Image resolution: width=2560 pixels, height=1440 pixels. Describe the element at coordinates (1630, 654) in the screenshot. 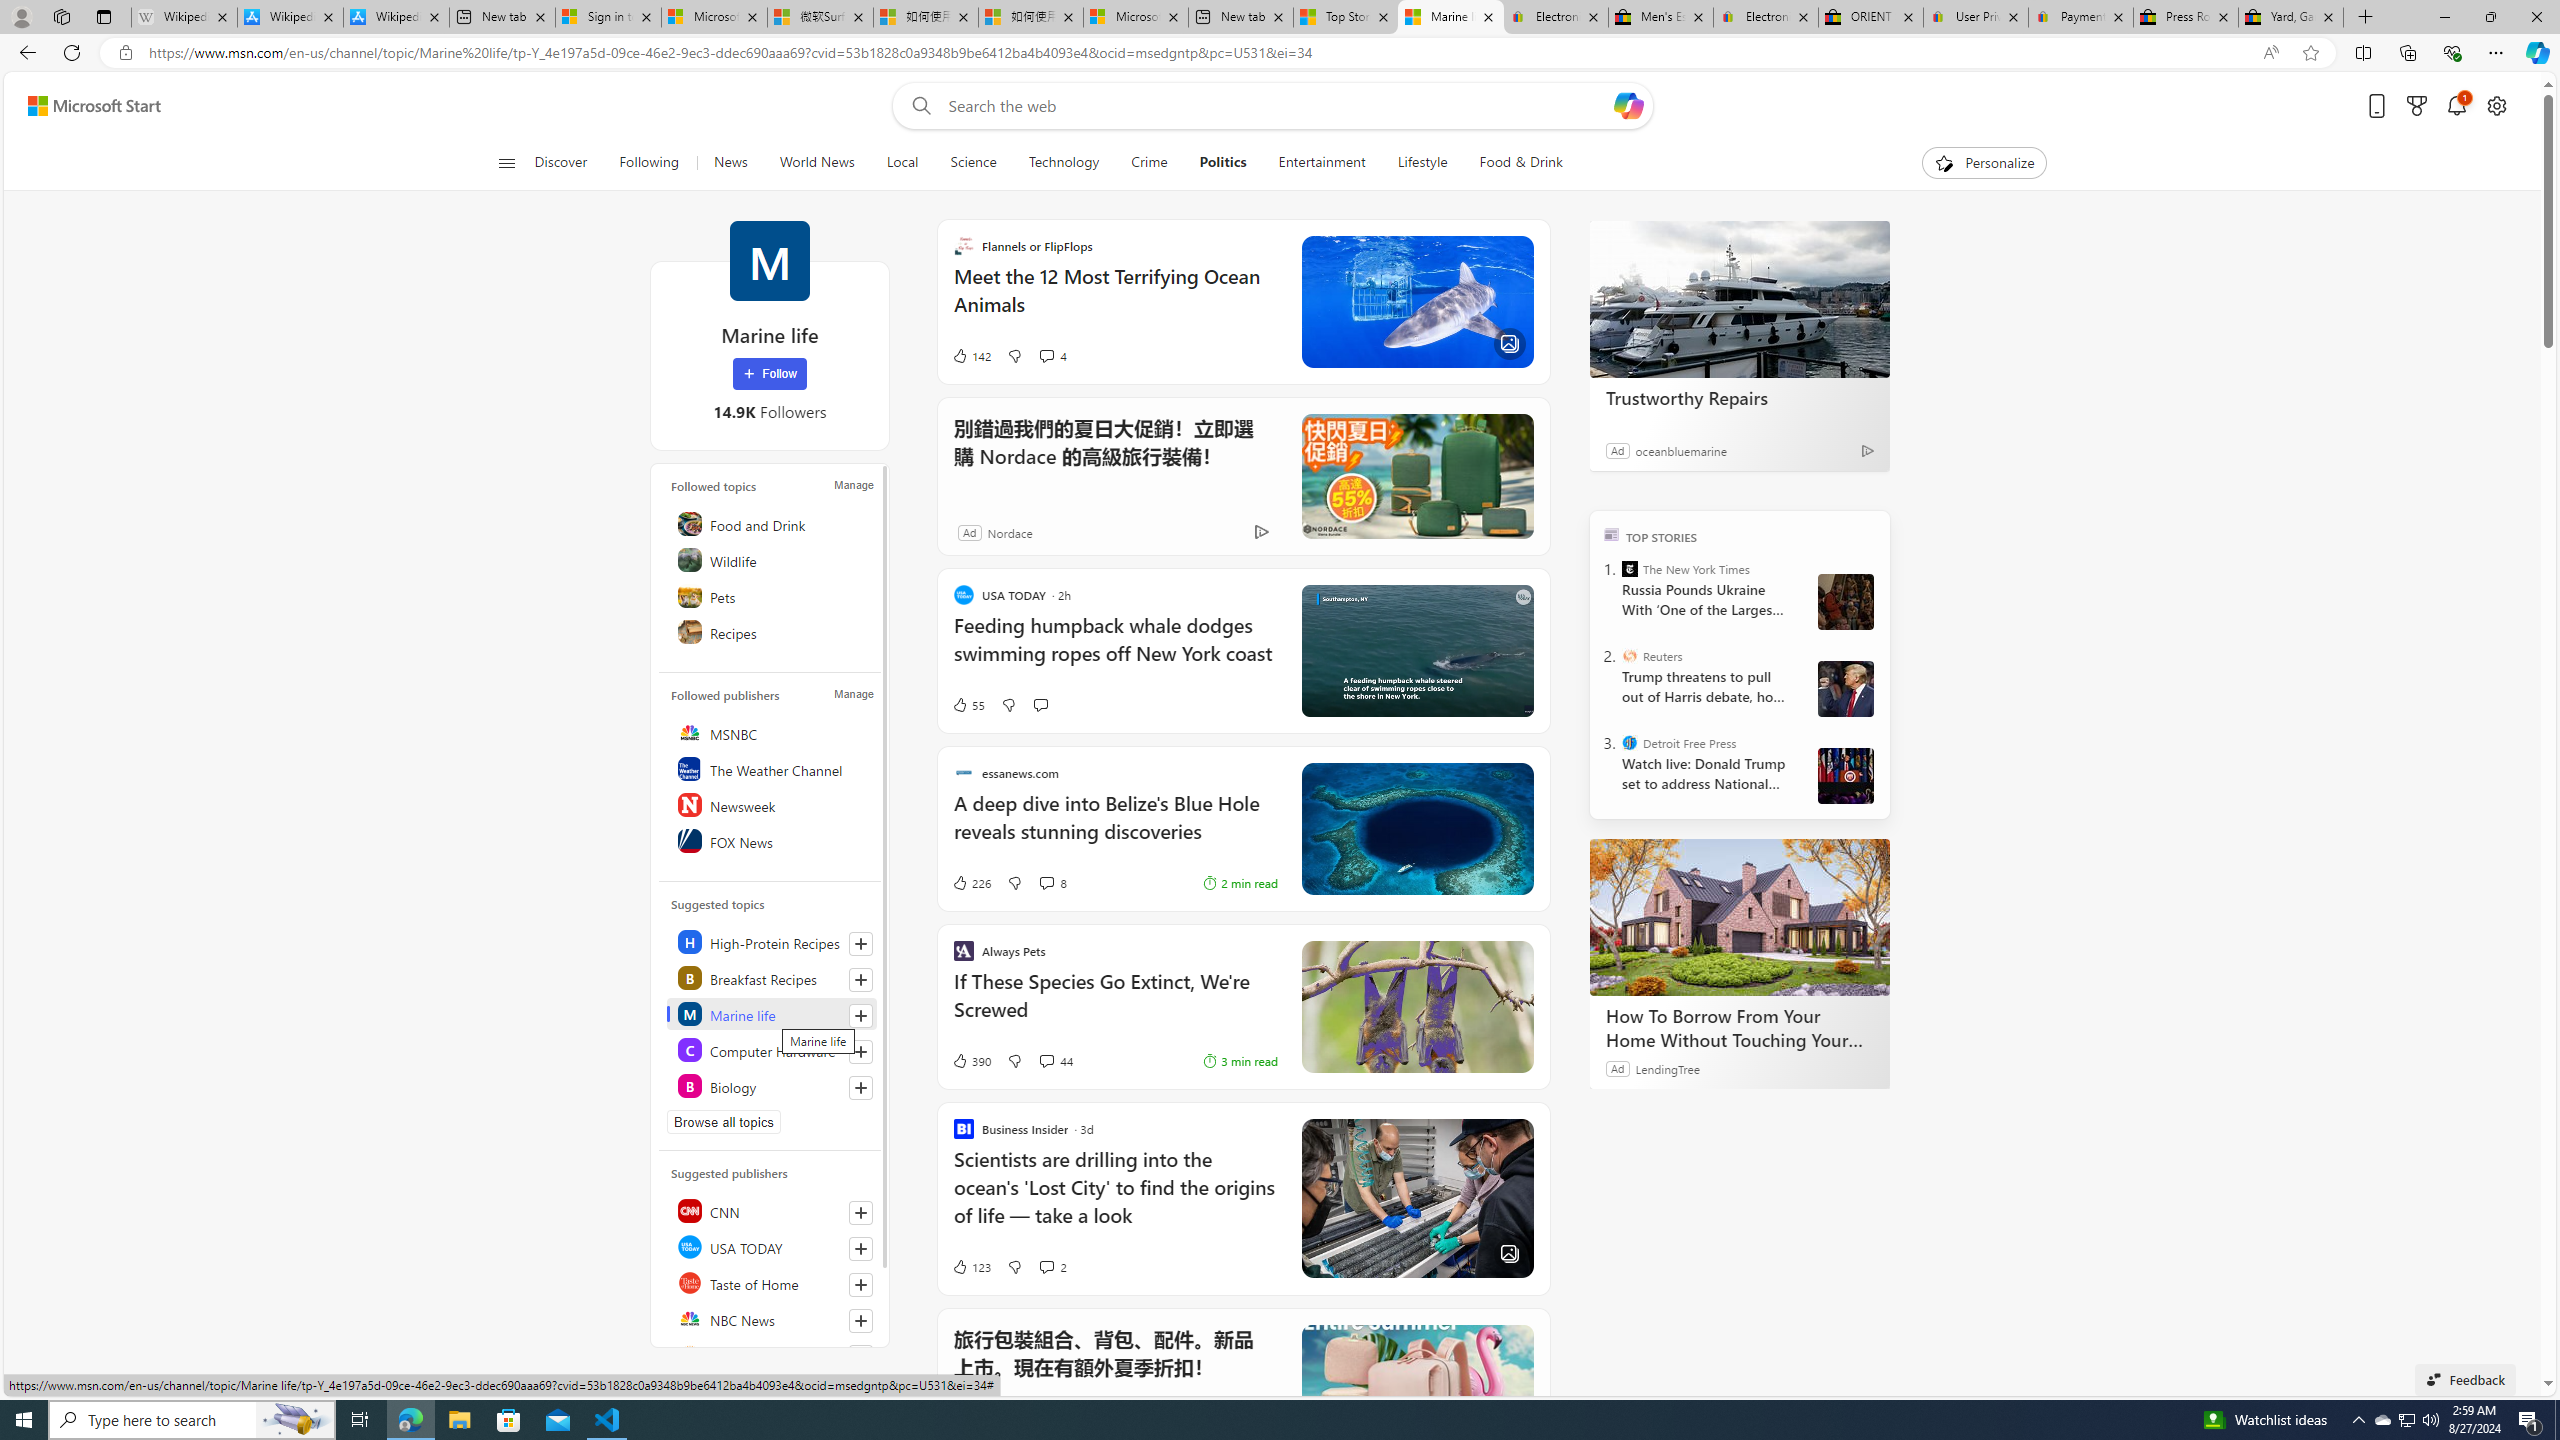

I see `'Reuters'` at that location.